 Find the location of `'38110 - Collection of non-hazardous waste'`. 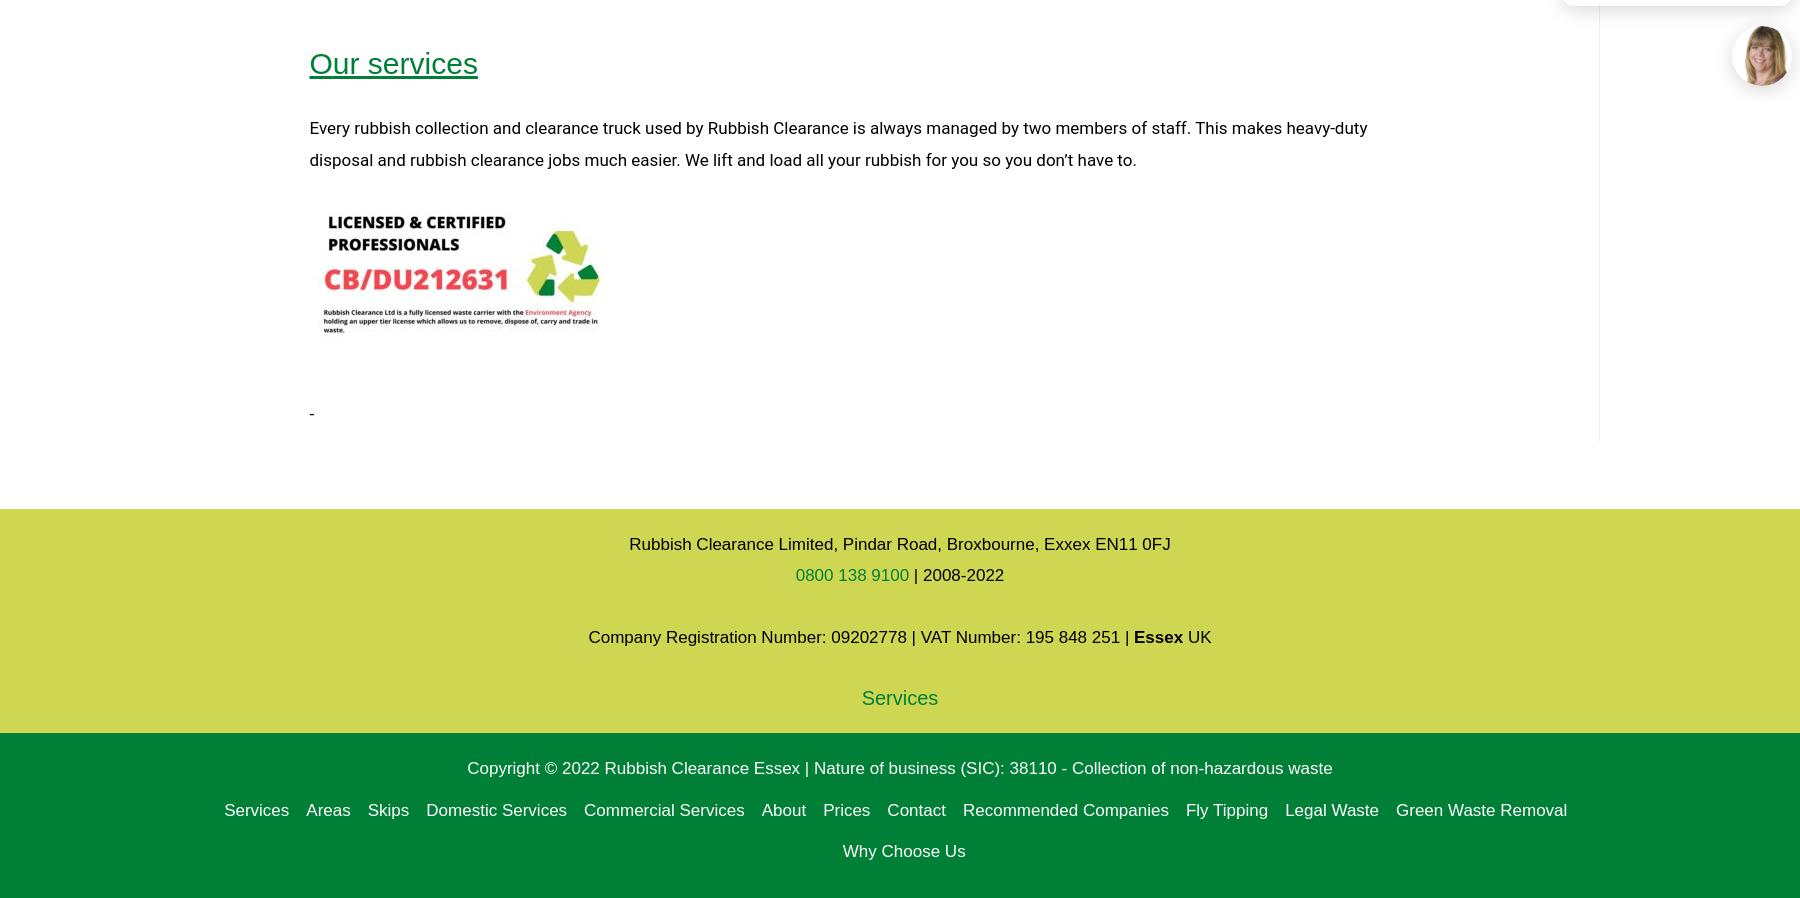

'38110 - Collection of non-hazardous waste' is located at coordinates (1169, 767).